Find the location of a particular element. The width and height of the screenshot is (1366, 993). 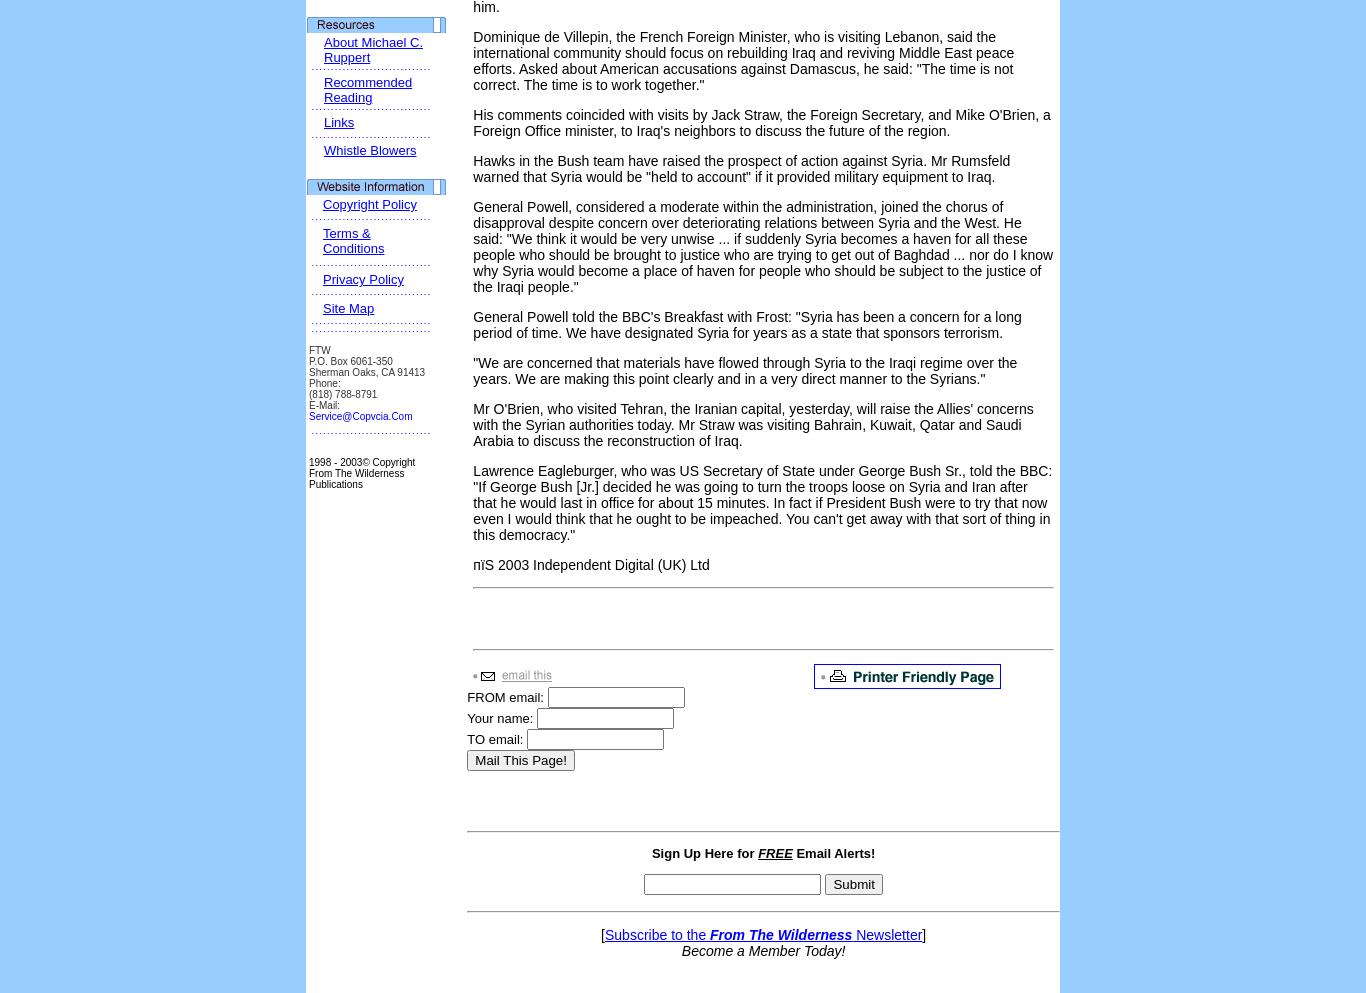

'Email Alerts!' is located at coordinates (832, 852).